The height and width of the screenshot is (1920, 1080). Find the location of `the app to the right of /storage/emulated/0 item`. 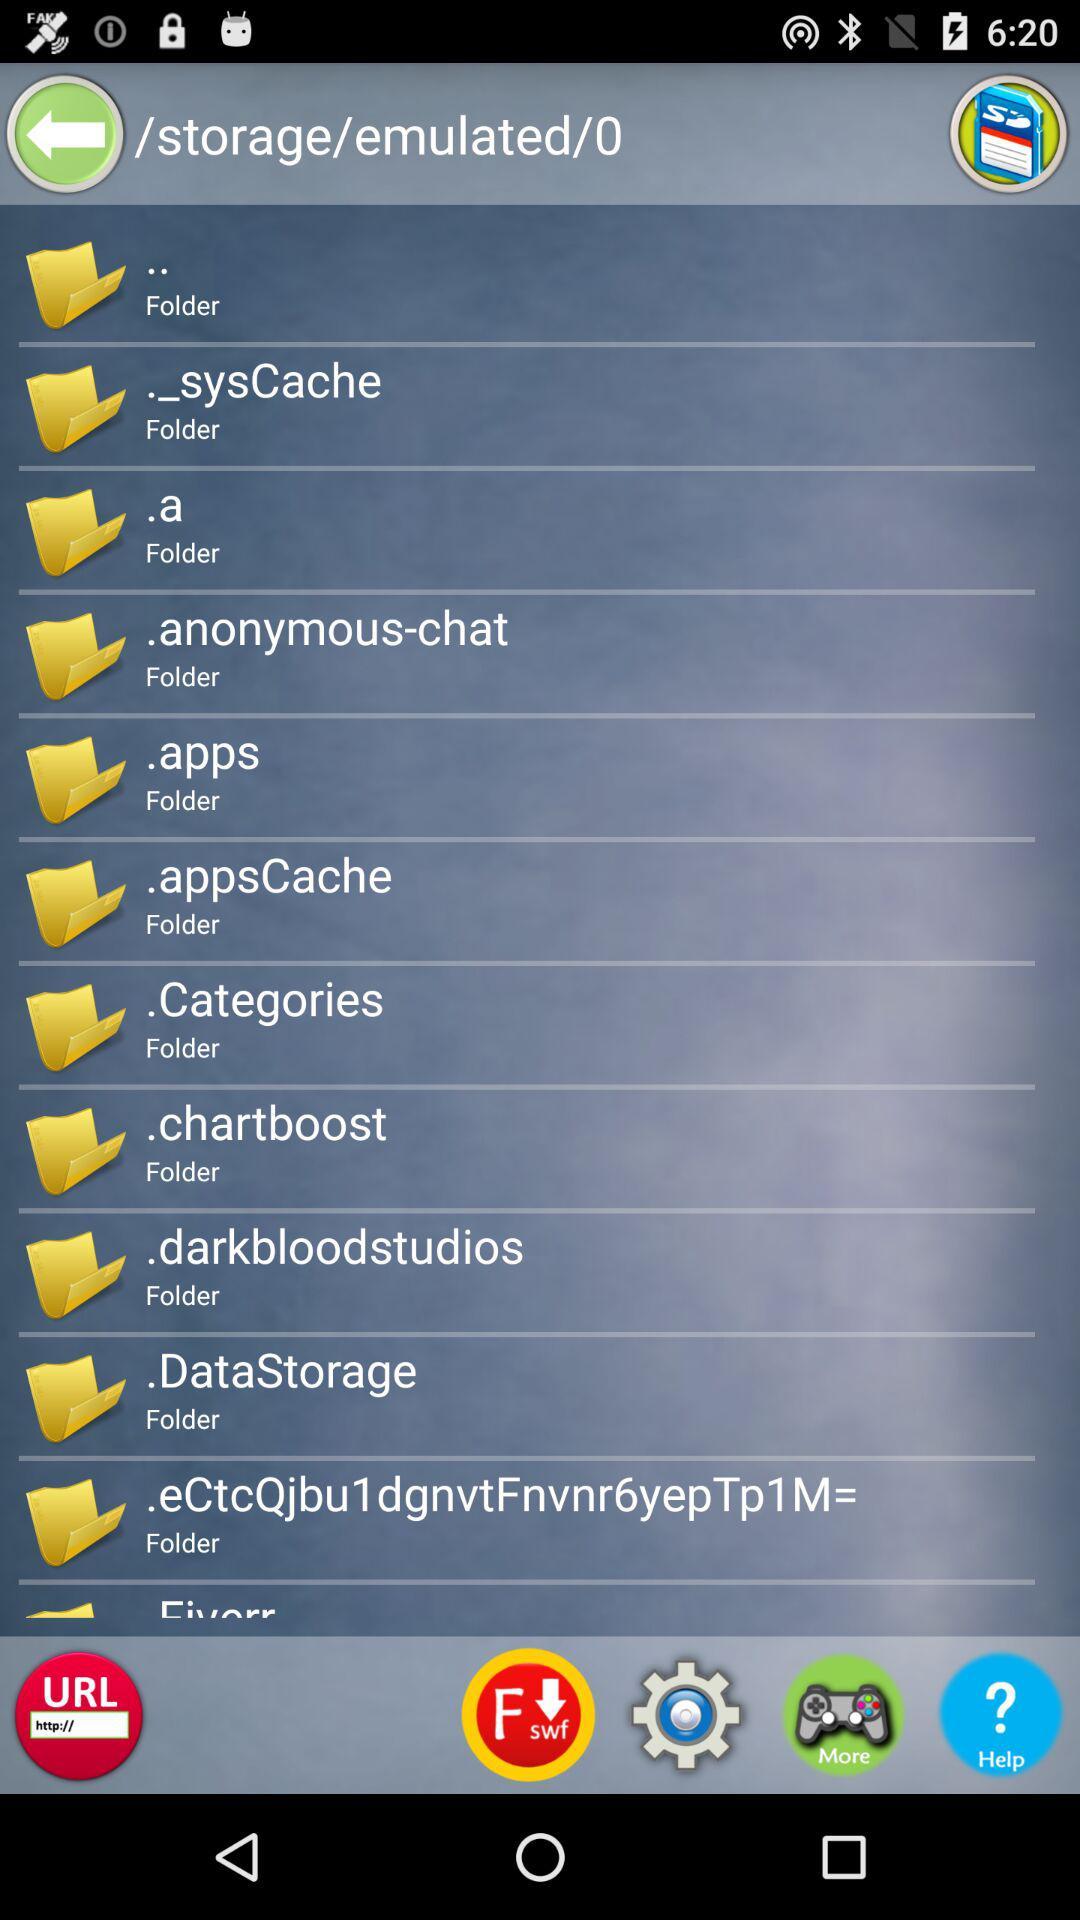

the app to the right of /storage/emulated/0 item is located at coordinates (1009, 132).